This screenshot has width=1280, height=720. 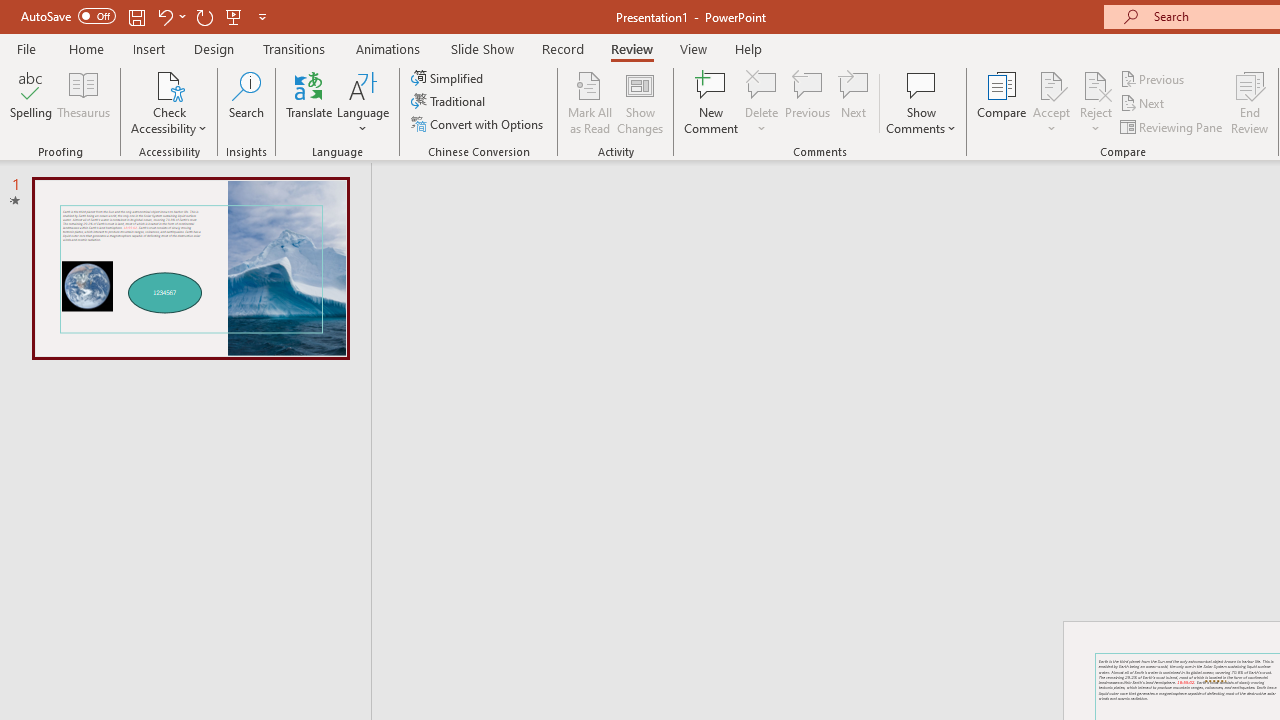 I want to click on 'Transitions', so click(x=294, y=48).